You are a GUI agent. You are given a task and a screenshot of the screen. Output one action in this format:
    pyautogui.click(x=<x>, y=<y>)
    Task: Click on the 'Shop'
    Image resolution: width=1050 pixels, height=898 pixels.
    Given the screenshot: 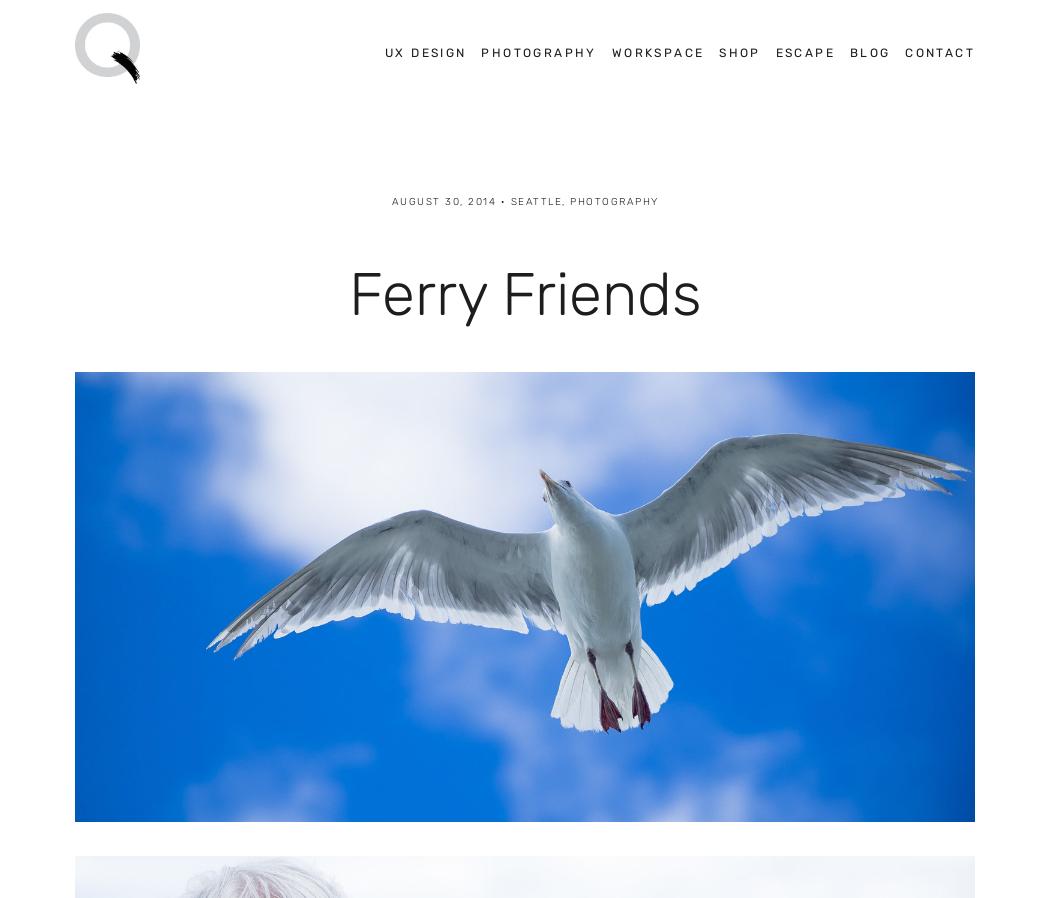 What is the action you would take?
    pyautogui.click(x=738, y=50)
    